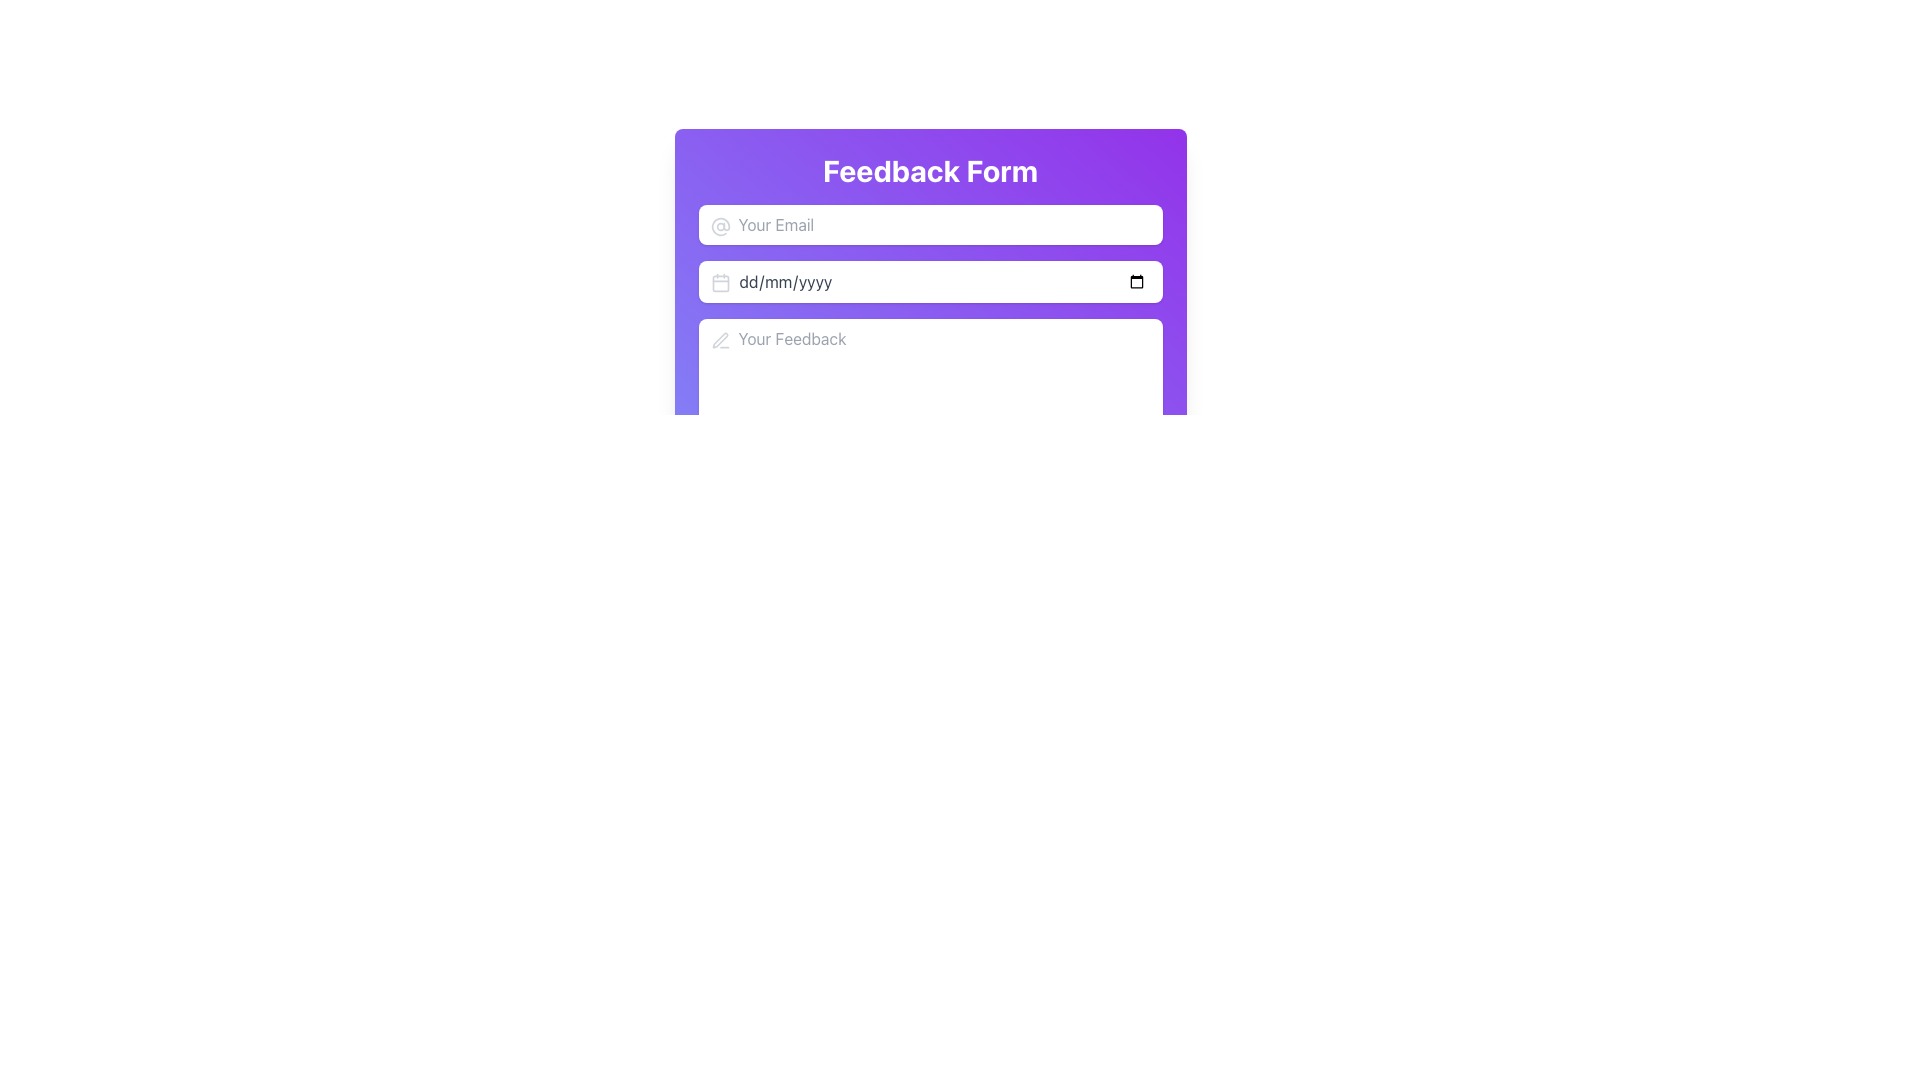 Image resolution: width=1920 pixels, height=1080 pixels. What do you see at coordinates (929, 224) in the screenshot?
I see `the email input field in the 'Feedback Form' by tabbing to it from the previous input field` at bounding box center [929, 224].